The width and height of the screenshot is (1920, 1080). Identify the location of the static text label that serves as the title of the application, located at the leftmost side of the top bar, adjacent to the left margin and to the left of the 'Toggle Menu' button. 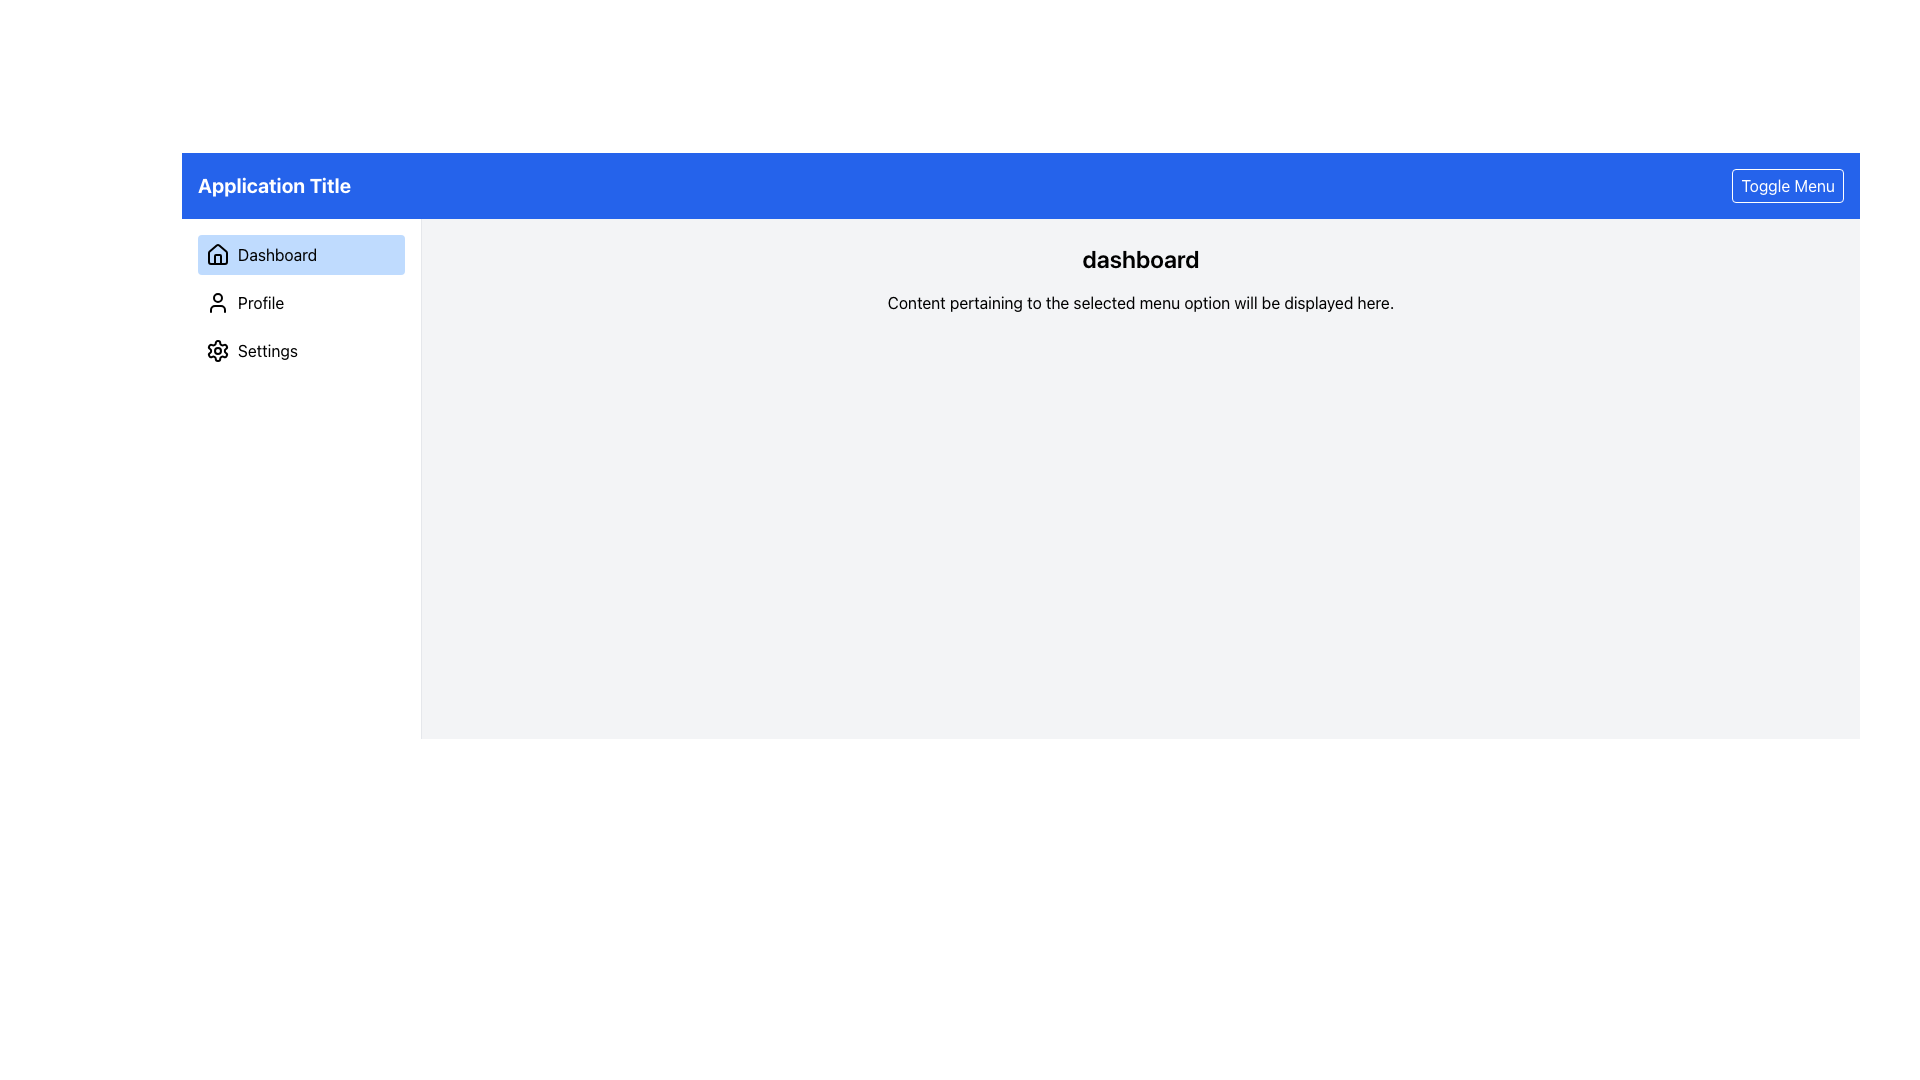
(273, 185).